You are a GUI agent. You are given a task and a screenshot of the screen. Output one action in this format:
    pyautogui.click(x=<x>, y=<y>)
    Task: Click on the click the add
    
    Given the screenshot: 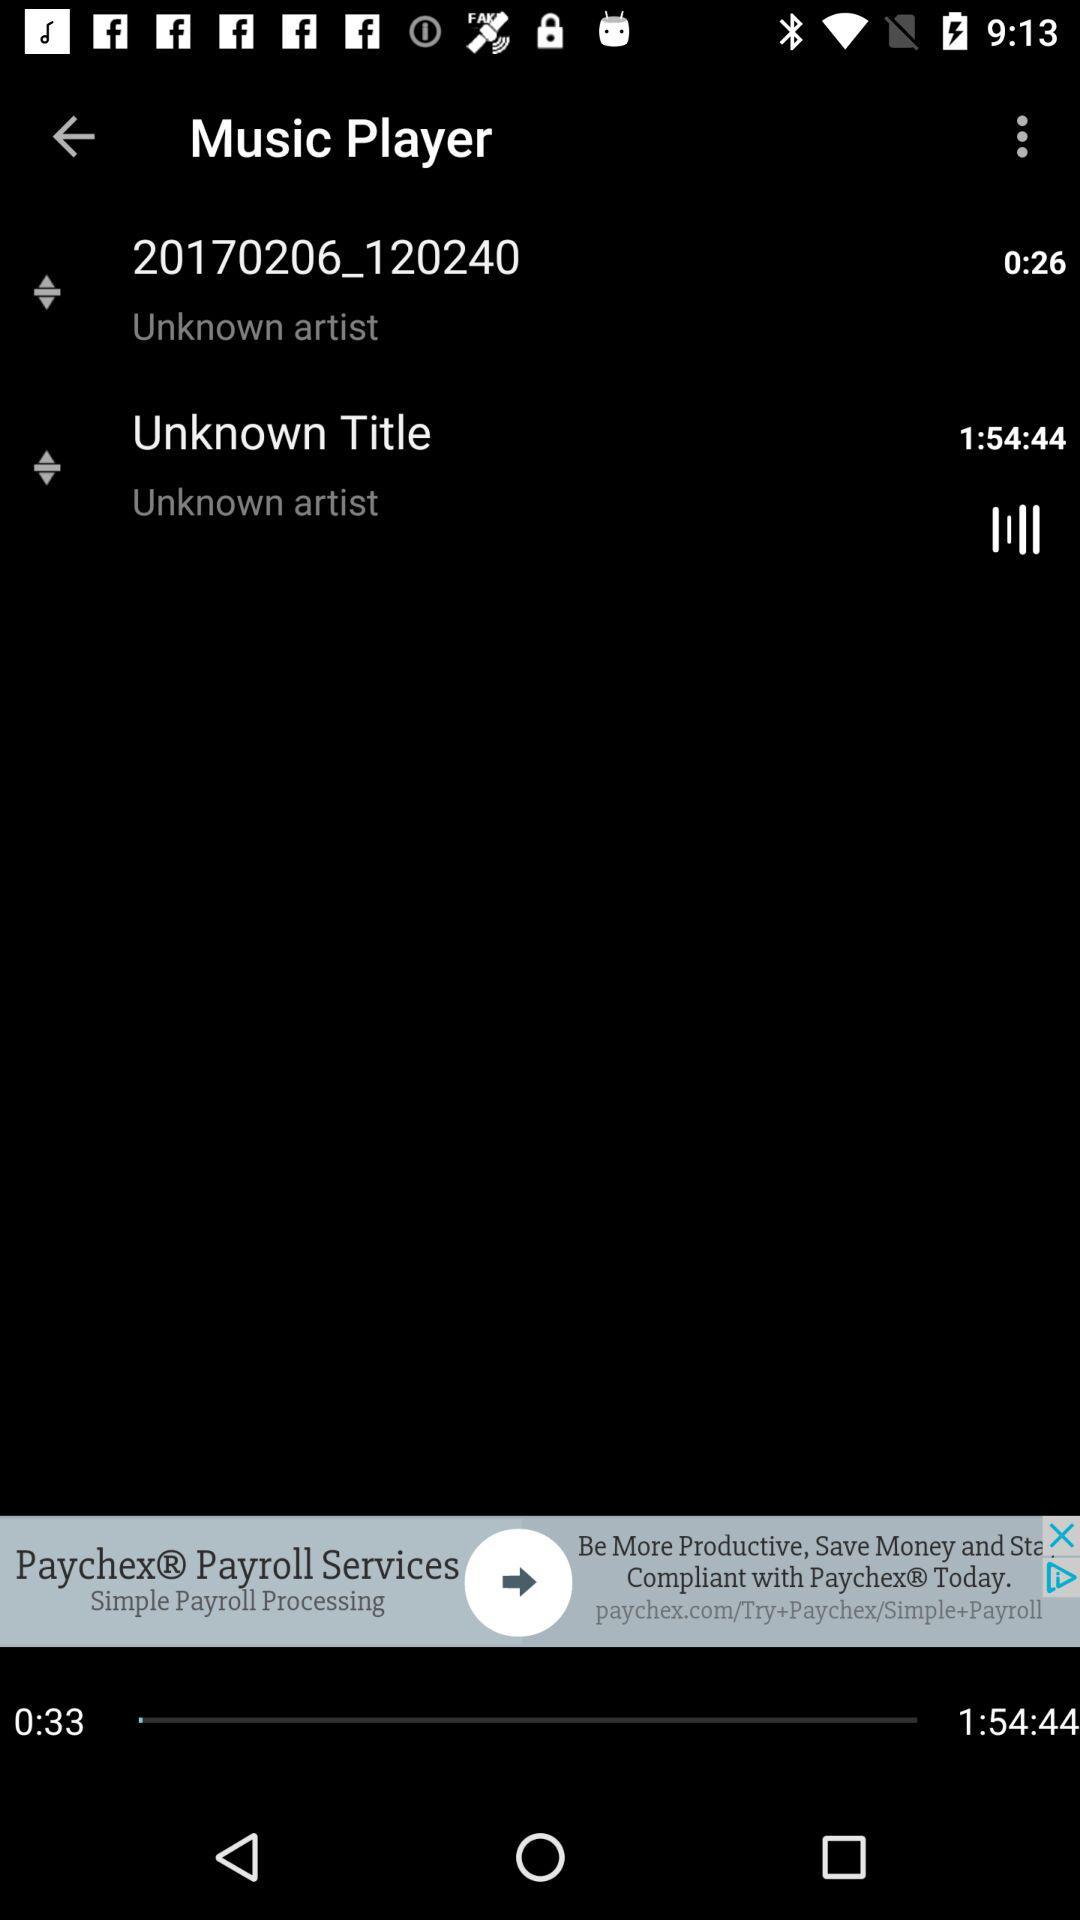 What is the action you would take?
    pyautogui.click(x=540, y=1580)
    